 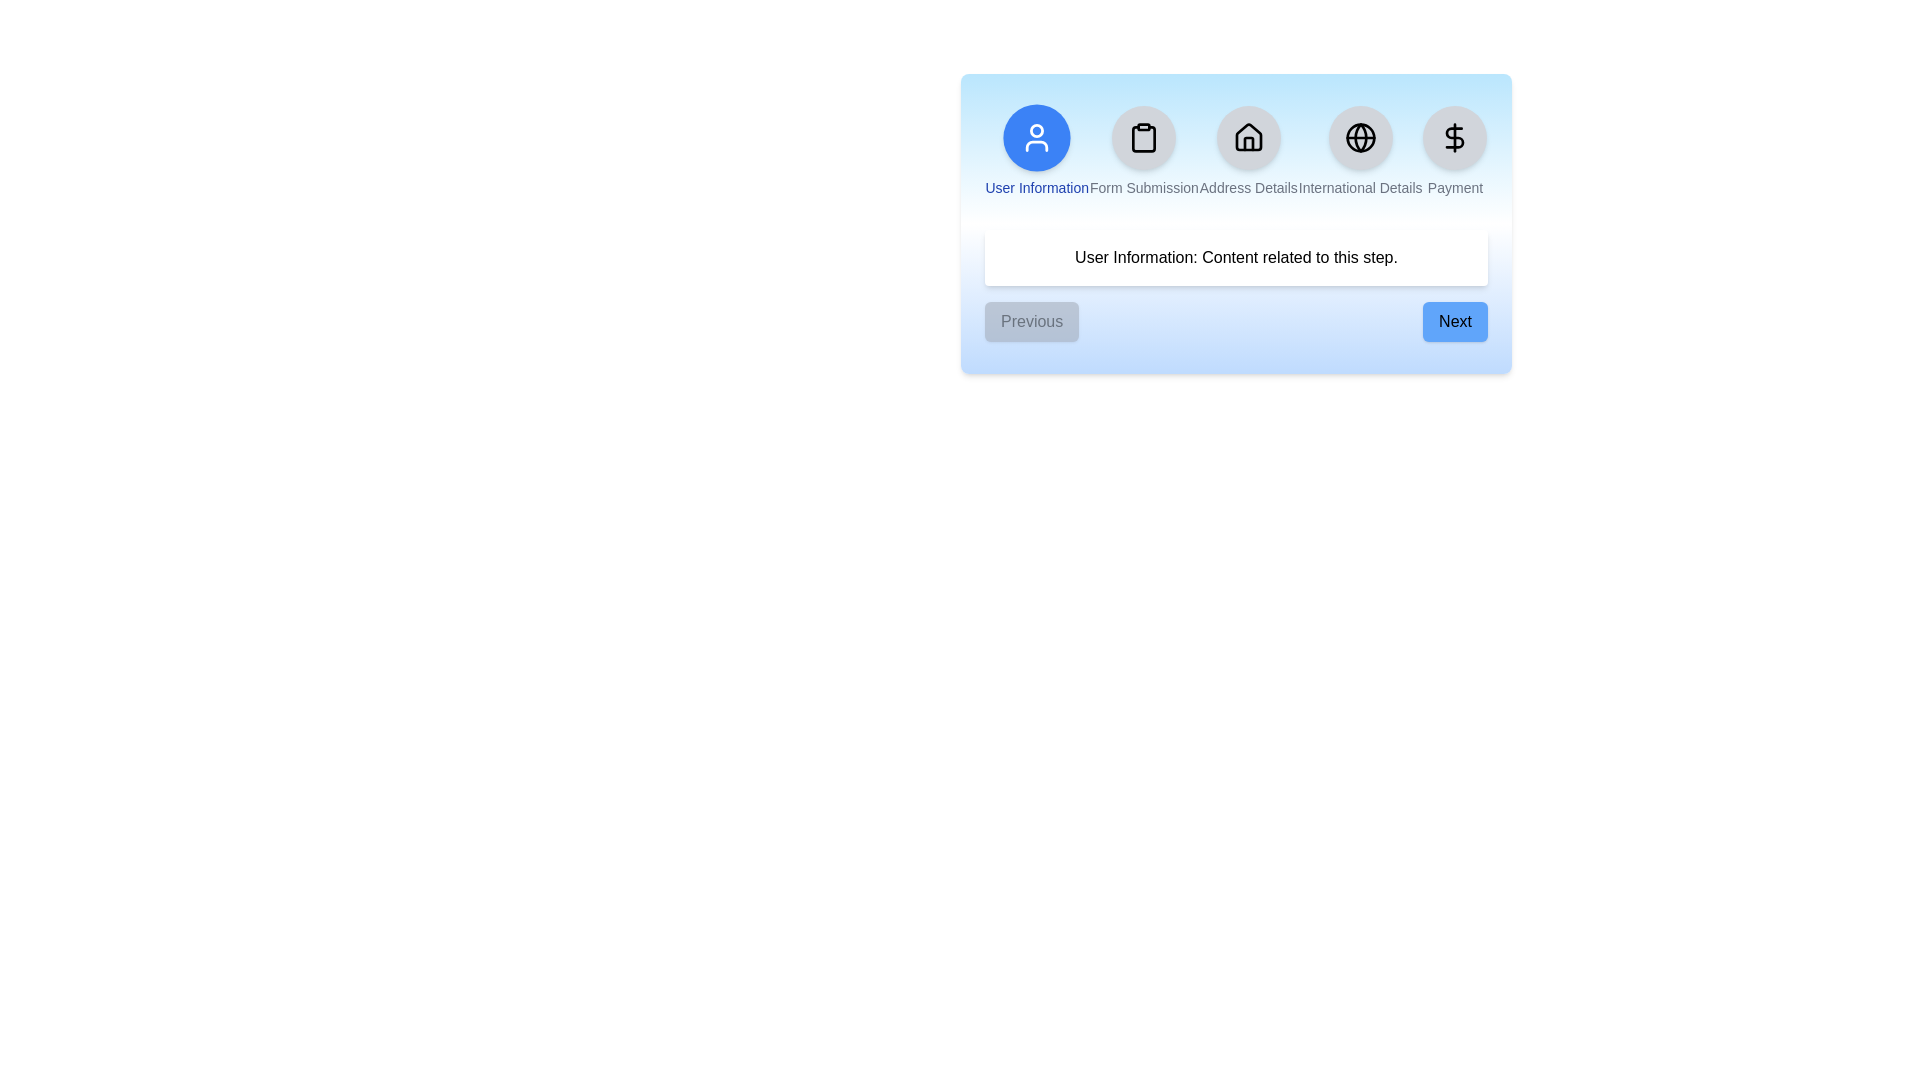 What do you see at coordinates (1247, 150) in the screenshot?
I see `the step indicator for Address Details to navigate to that step` at bounding box center [1247, 150].